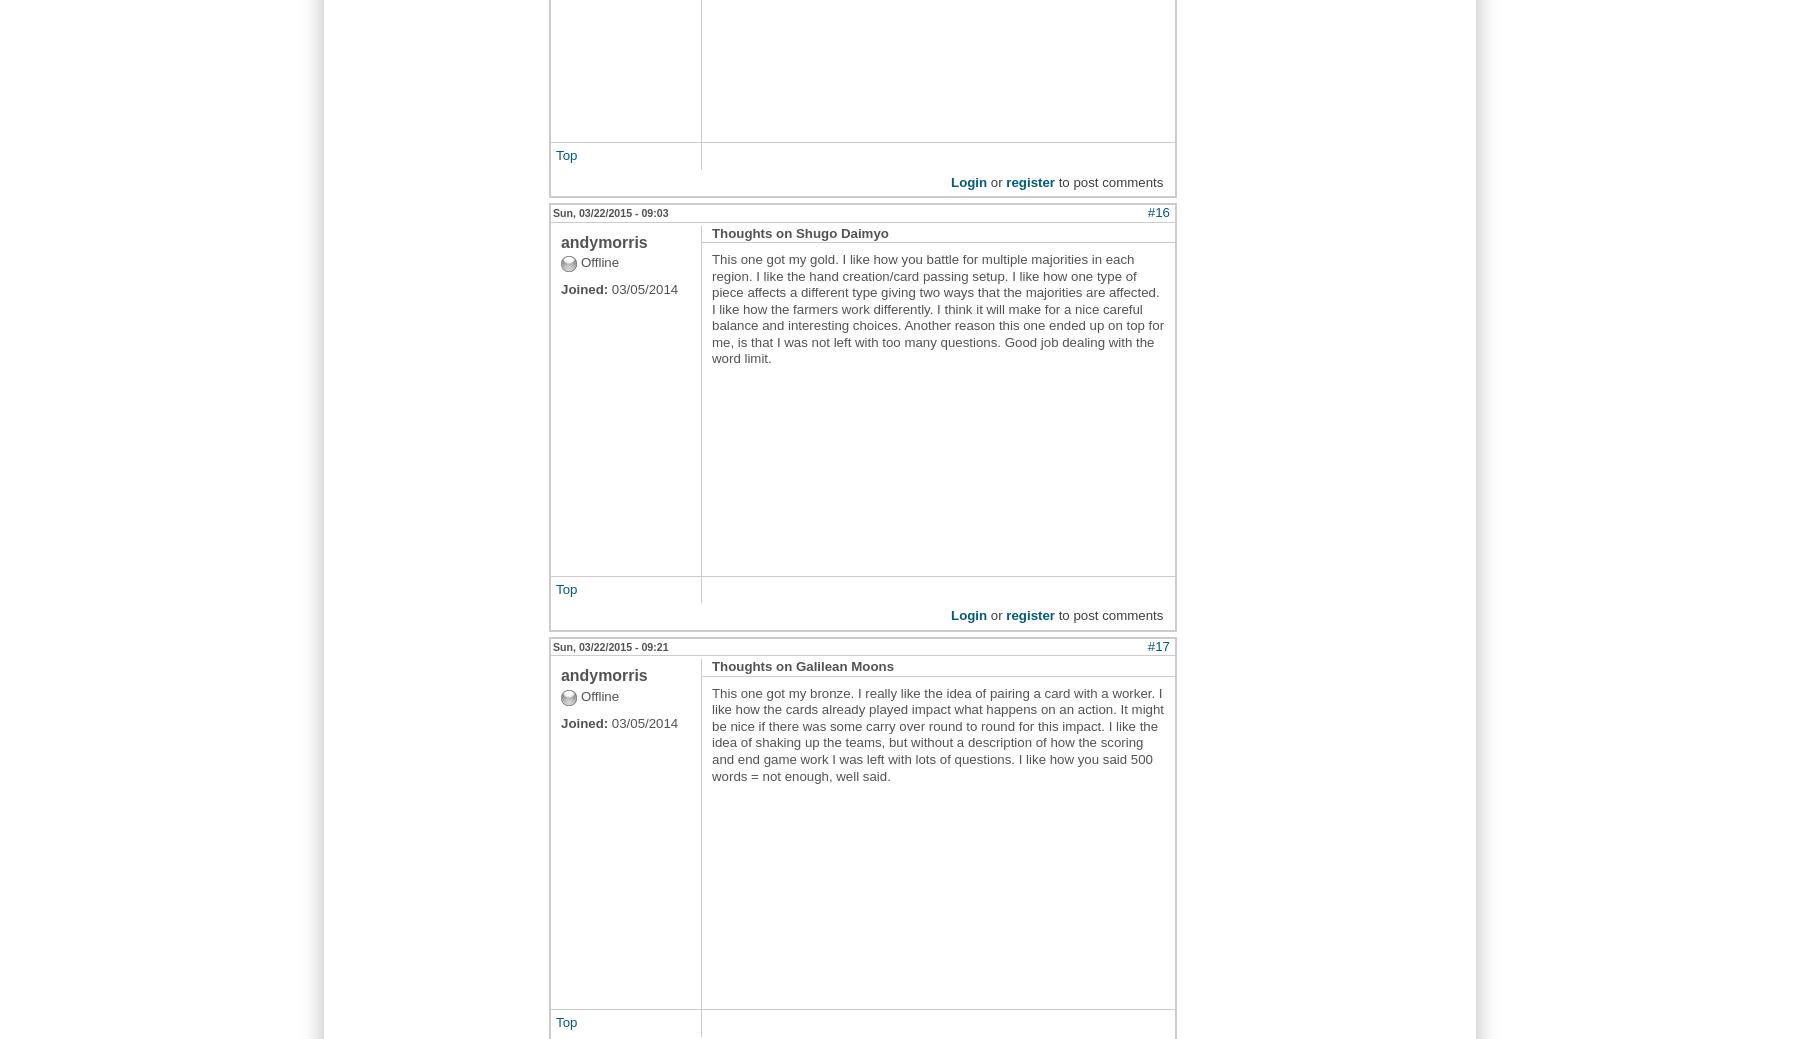 Image resolution: width=1800 pixels, height=1039 pixels. I want to click on '#17', so click(1157, 645).